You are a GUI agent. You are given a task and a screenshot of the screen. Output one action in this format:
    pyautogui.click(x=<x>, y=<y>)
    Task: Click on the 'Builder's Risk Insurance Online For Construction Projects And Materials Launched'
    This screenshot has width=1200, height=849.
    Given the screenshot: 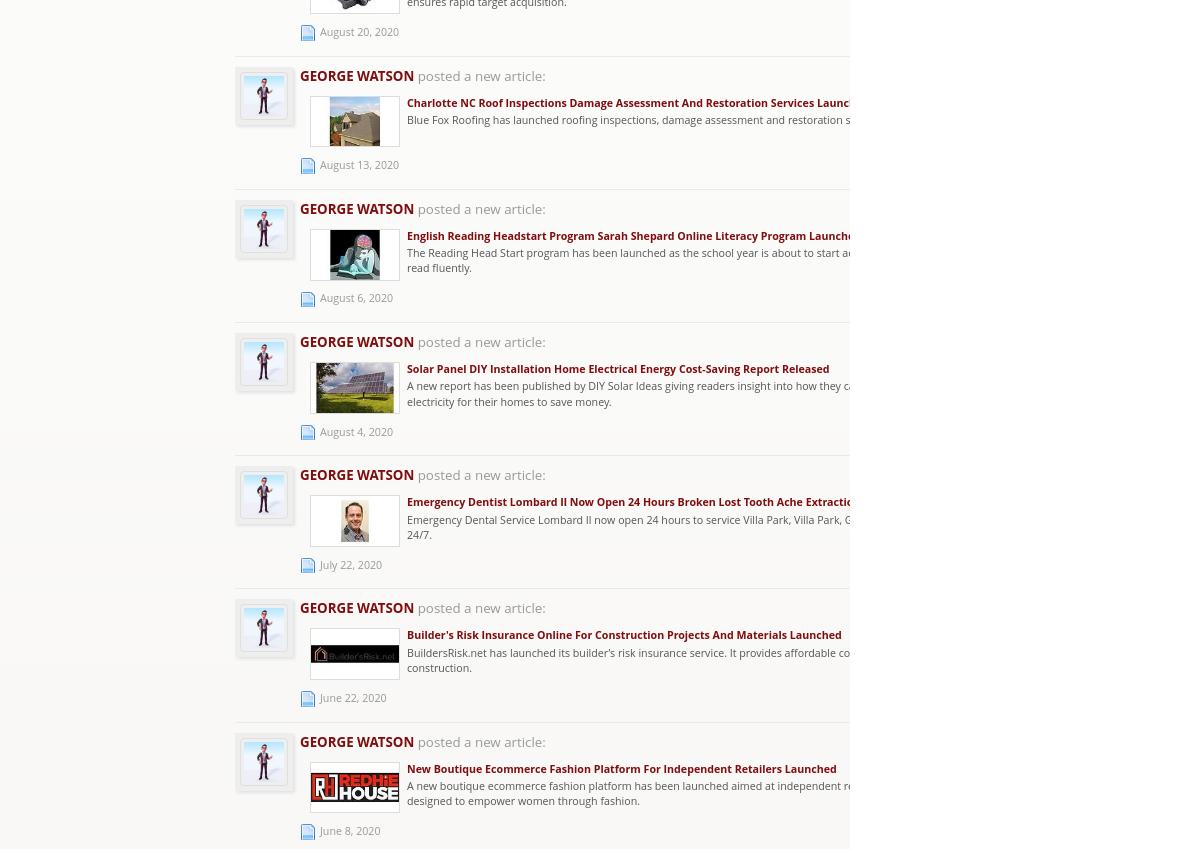 What is the action you would take?
    pyautogui.click(x=624, y=634)
    